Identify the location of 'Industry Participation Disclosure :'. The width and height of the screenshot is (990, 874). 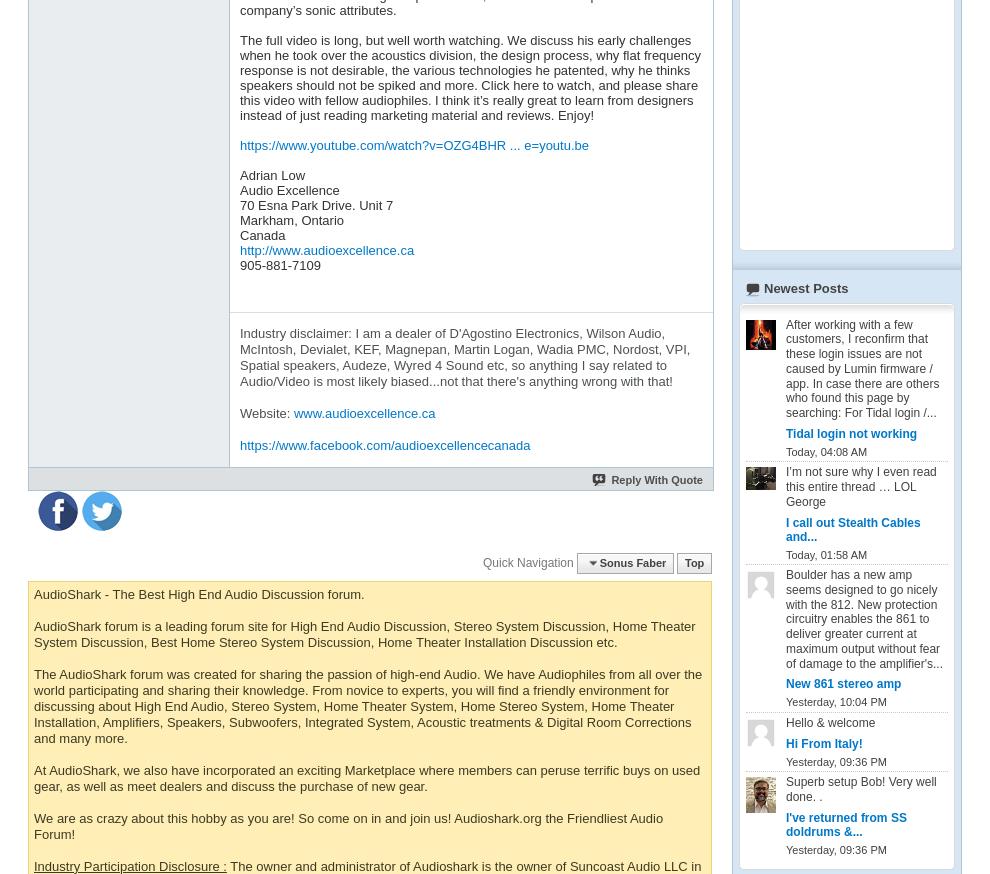
(128, 865).